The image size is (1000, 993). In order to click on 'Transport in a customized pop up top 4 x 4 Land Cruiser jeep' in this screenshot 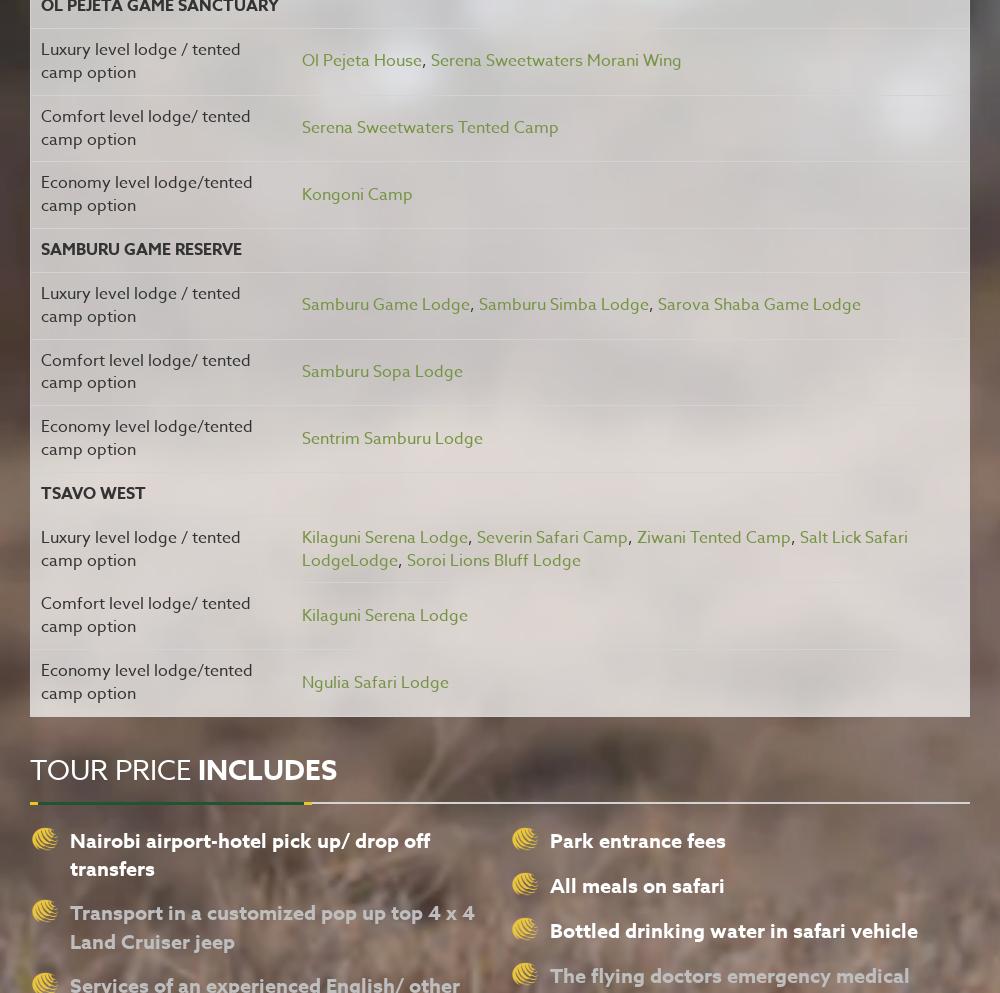, I will do `click(272, 924)`.